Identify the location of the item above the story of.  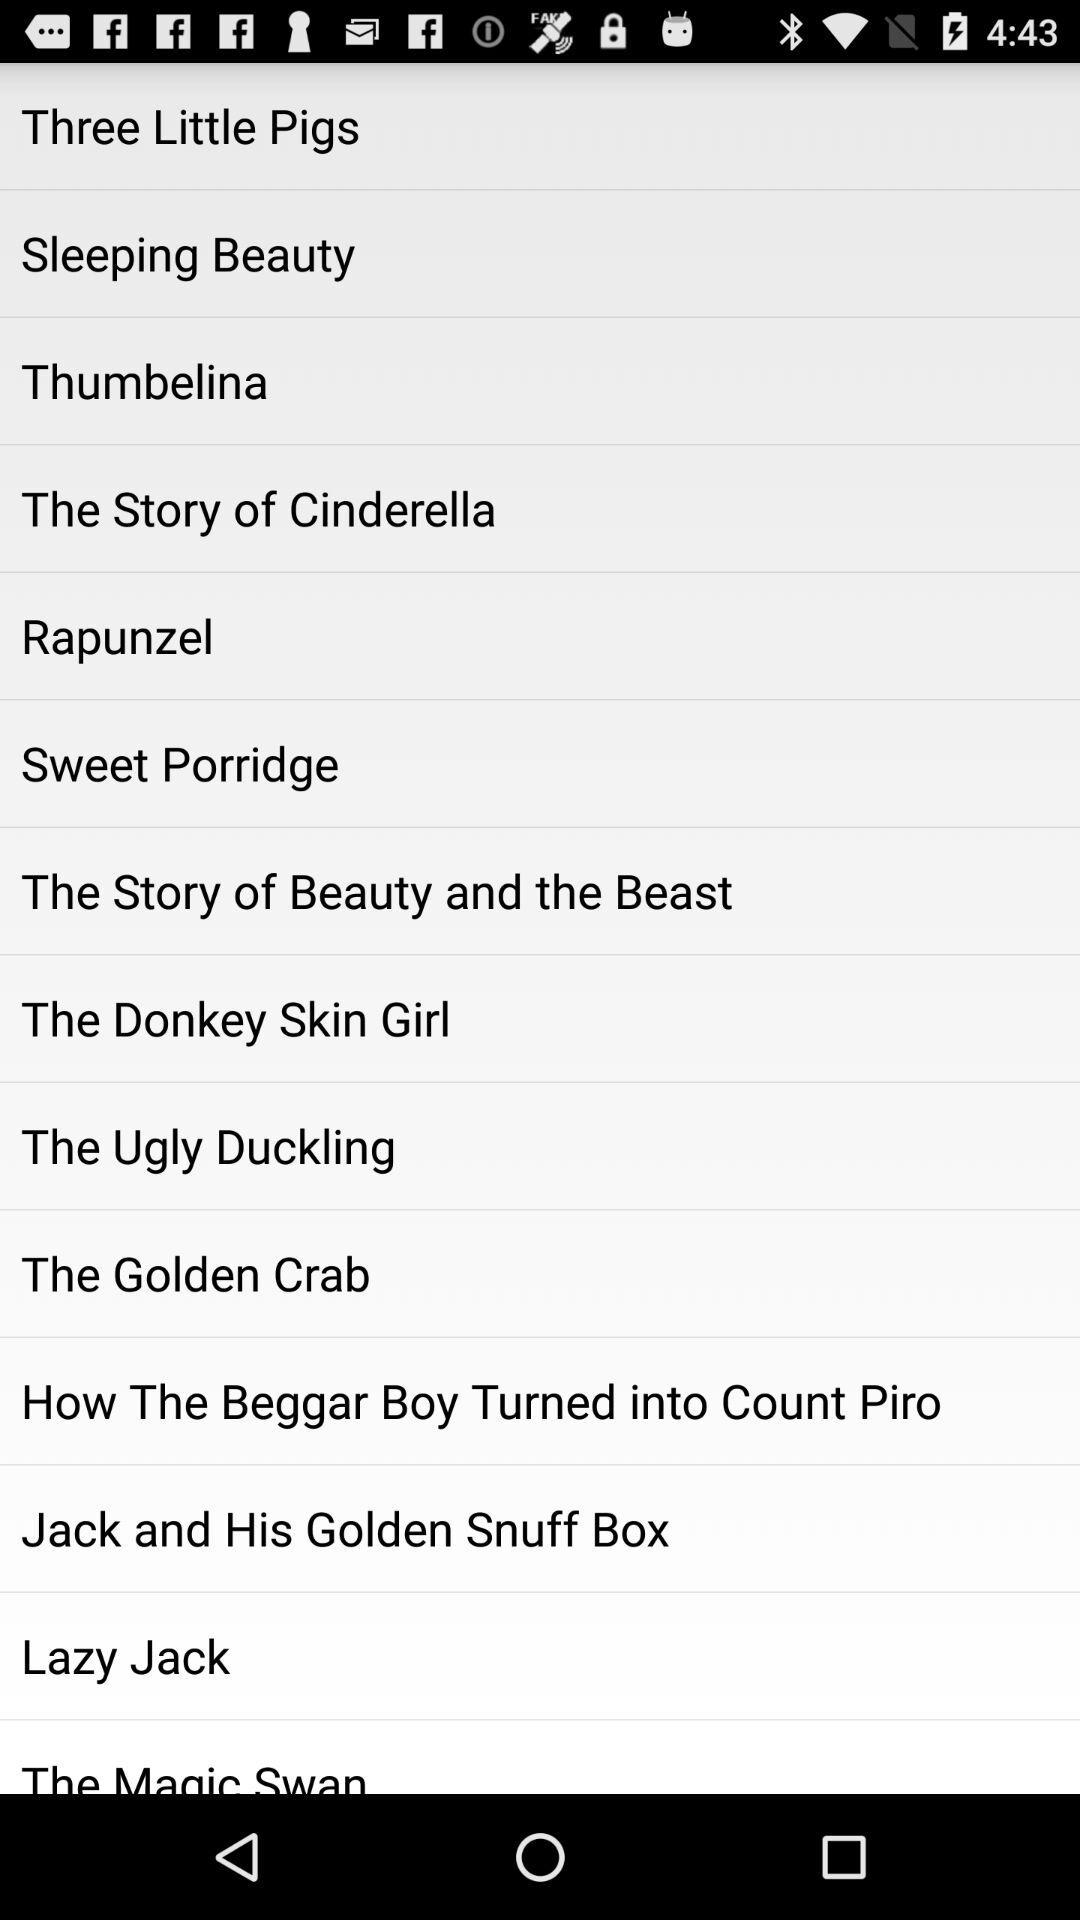
(540, 762).